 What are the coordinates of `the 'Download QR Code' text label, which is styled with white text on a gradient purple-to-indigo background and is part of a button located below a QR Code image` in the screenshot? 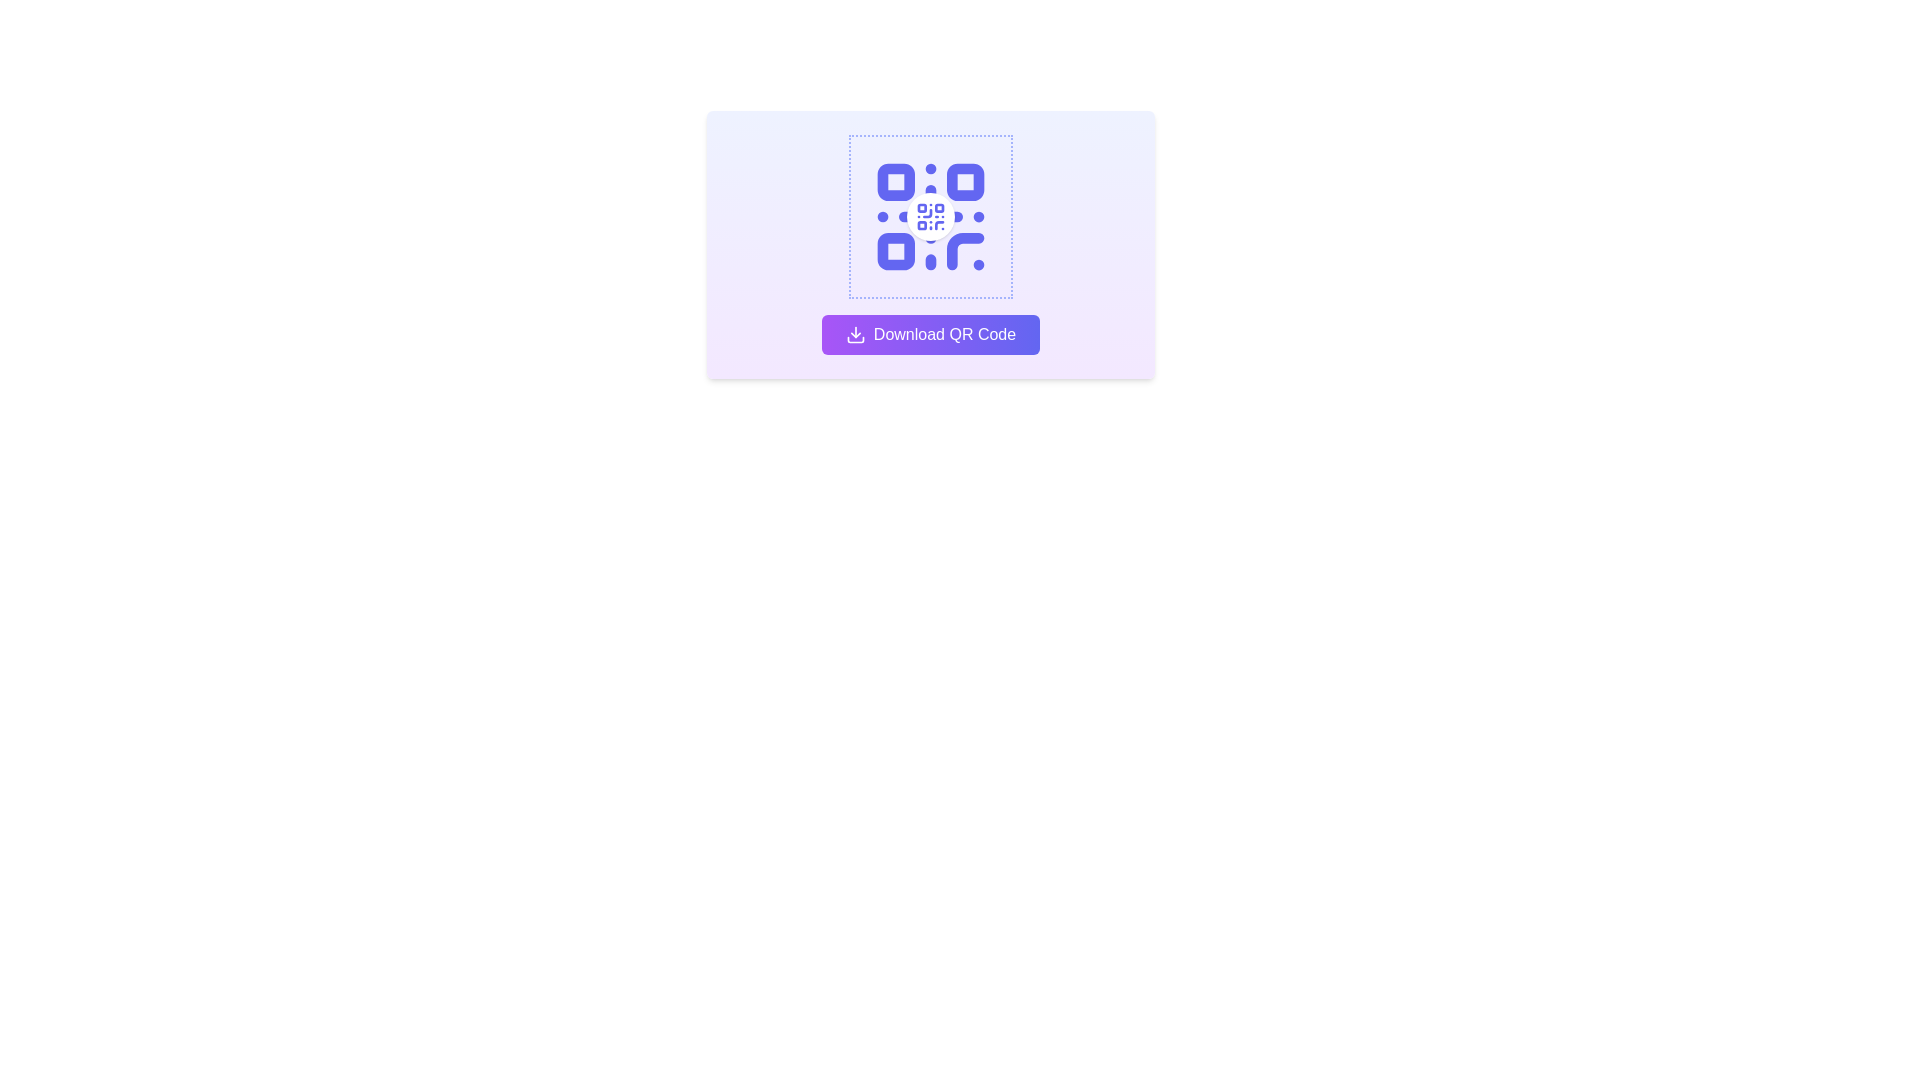 It's located at (944, 334).